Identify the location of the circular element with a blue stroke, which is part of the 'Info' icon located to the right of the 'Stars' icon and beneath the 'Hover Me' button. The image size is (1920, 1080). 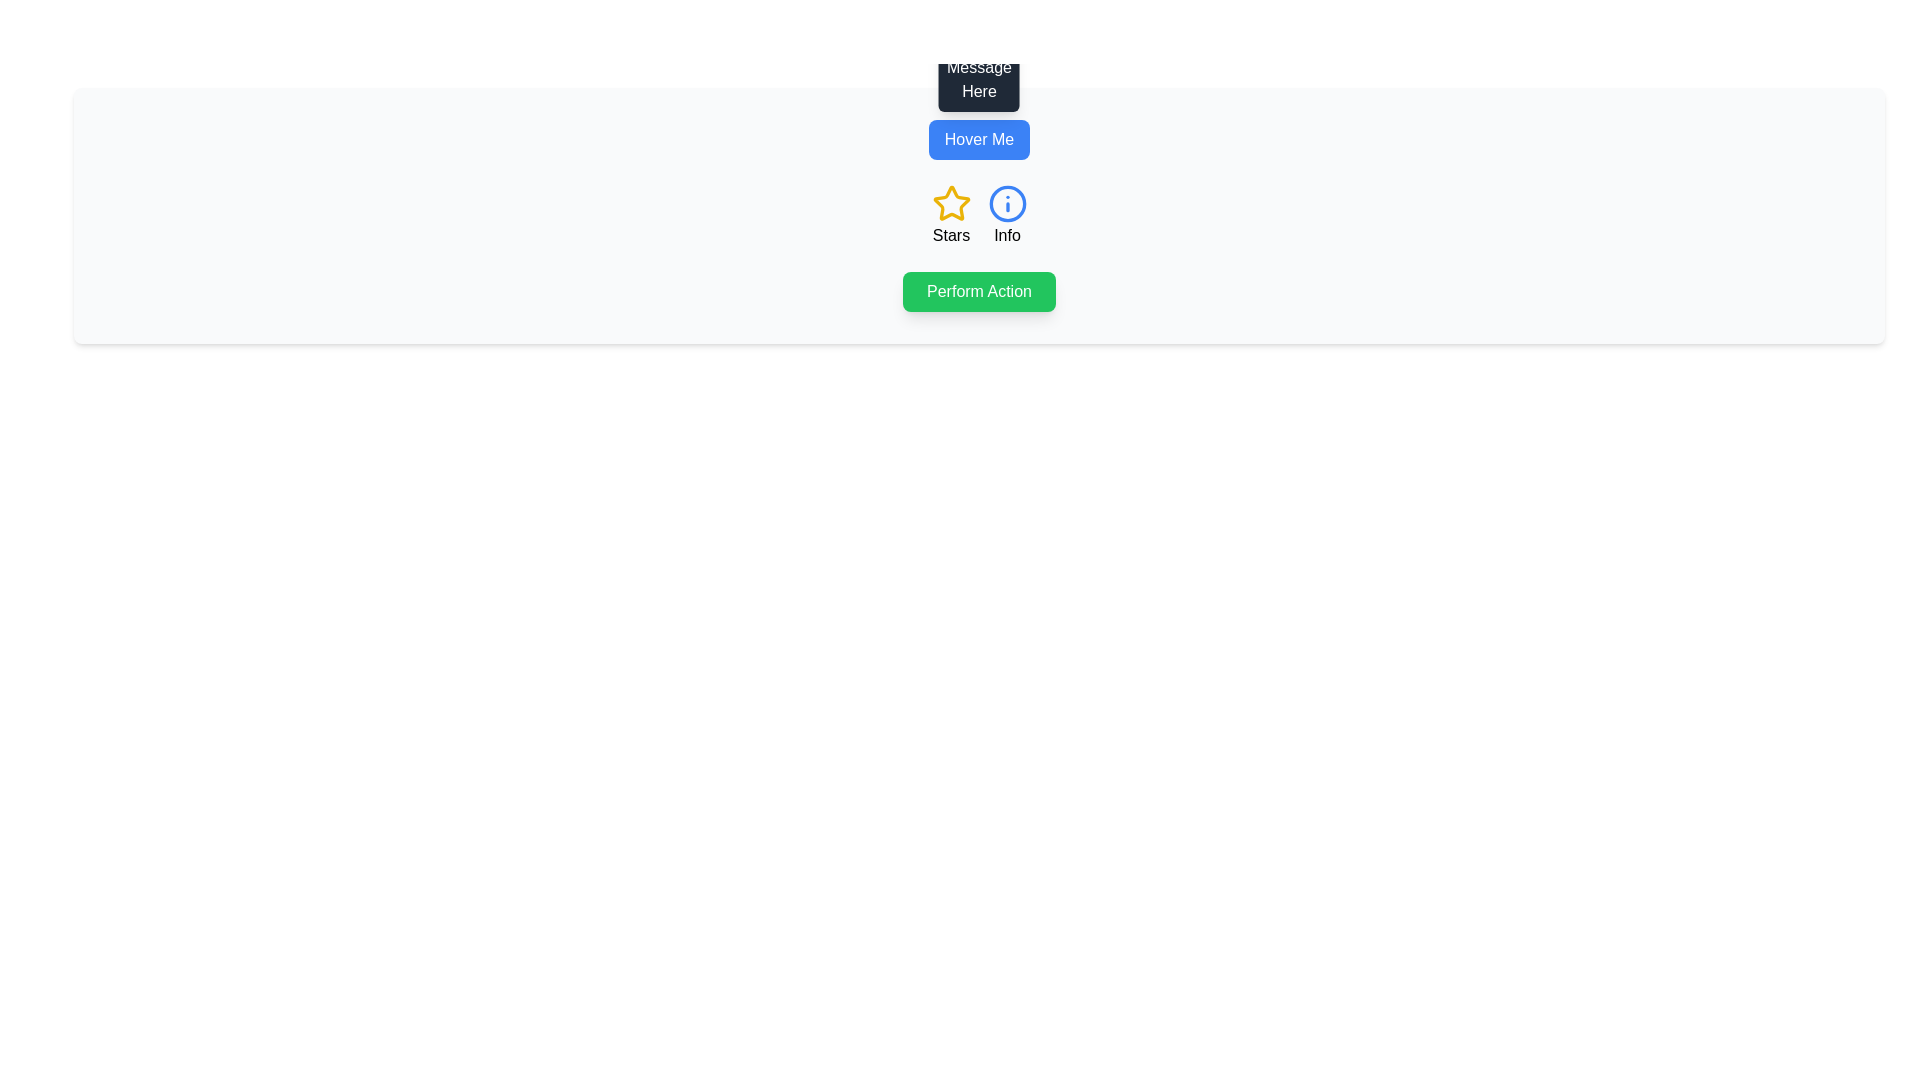
(1007, 204).